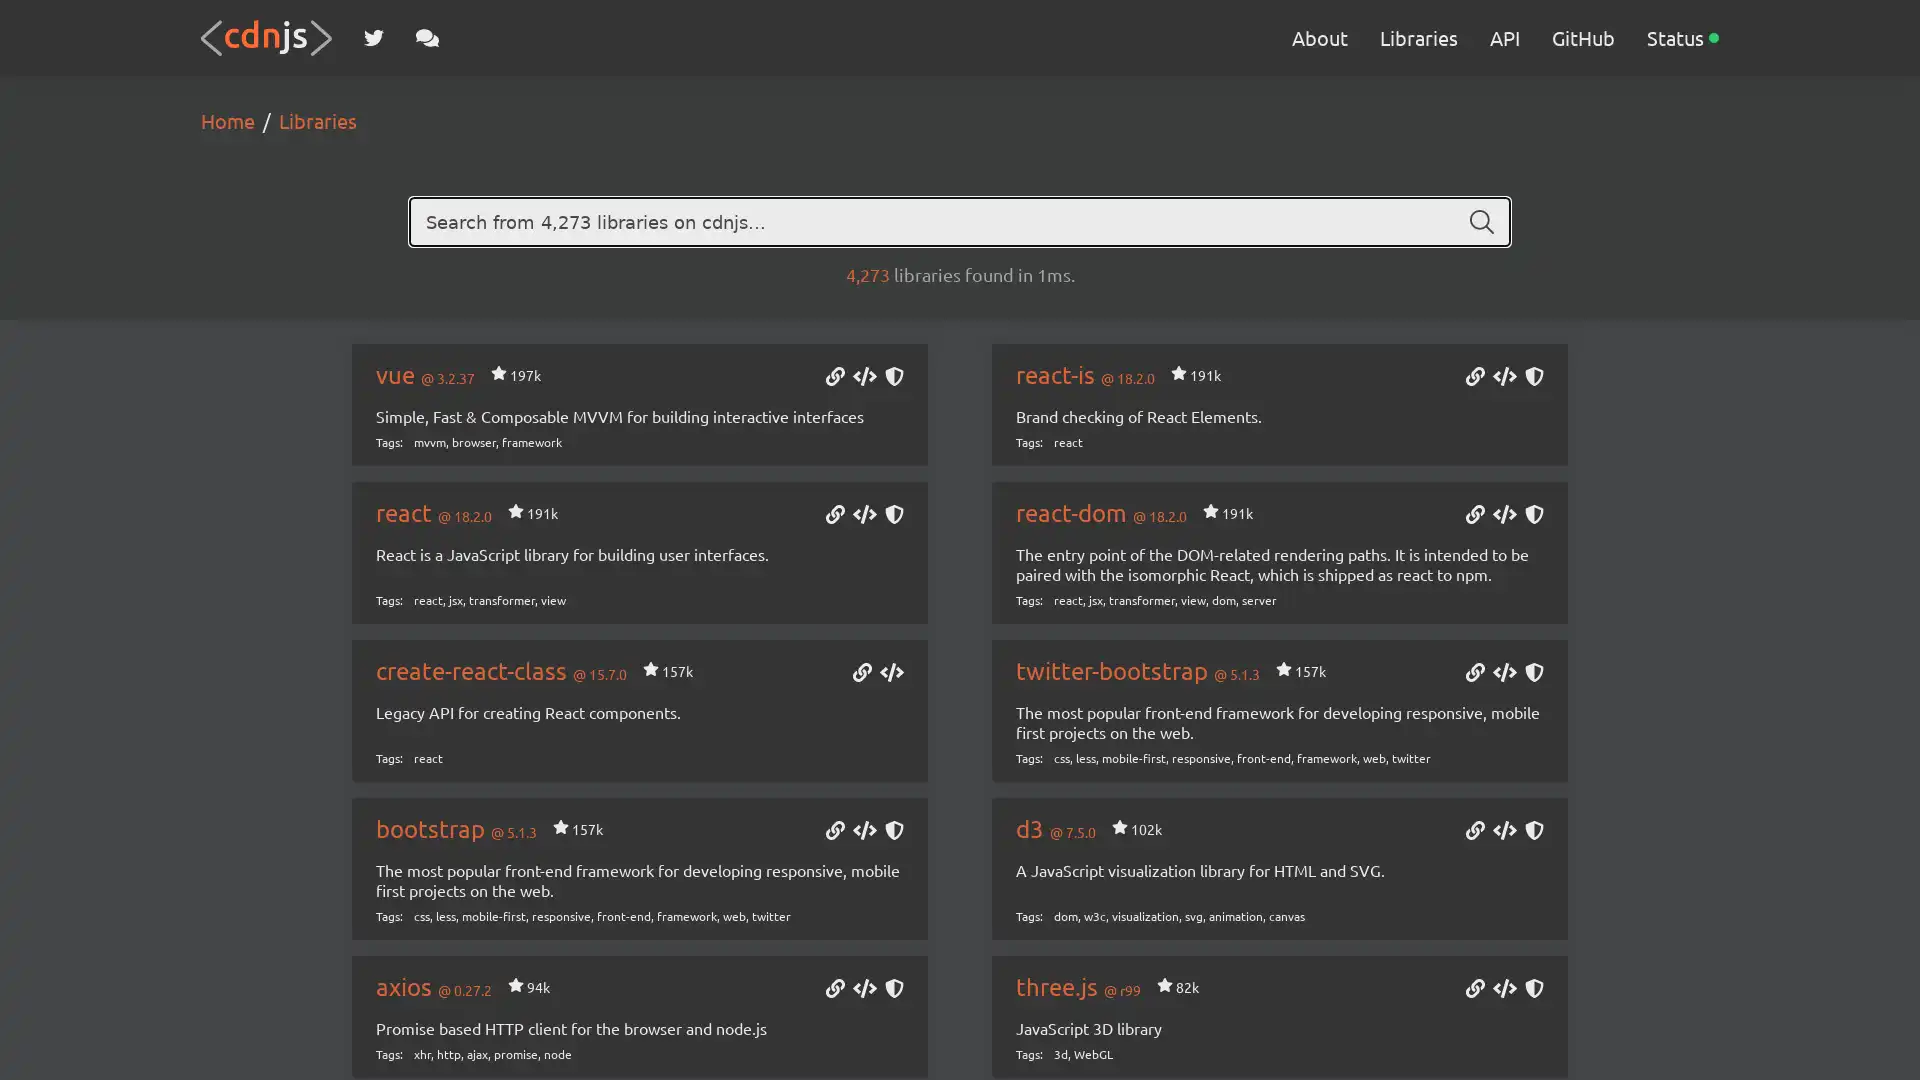  Describe the element at coordinates (1474, 515) in the screenshot. I see `Copy URL` at that location.